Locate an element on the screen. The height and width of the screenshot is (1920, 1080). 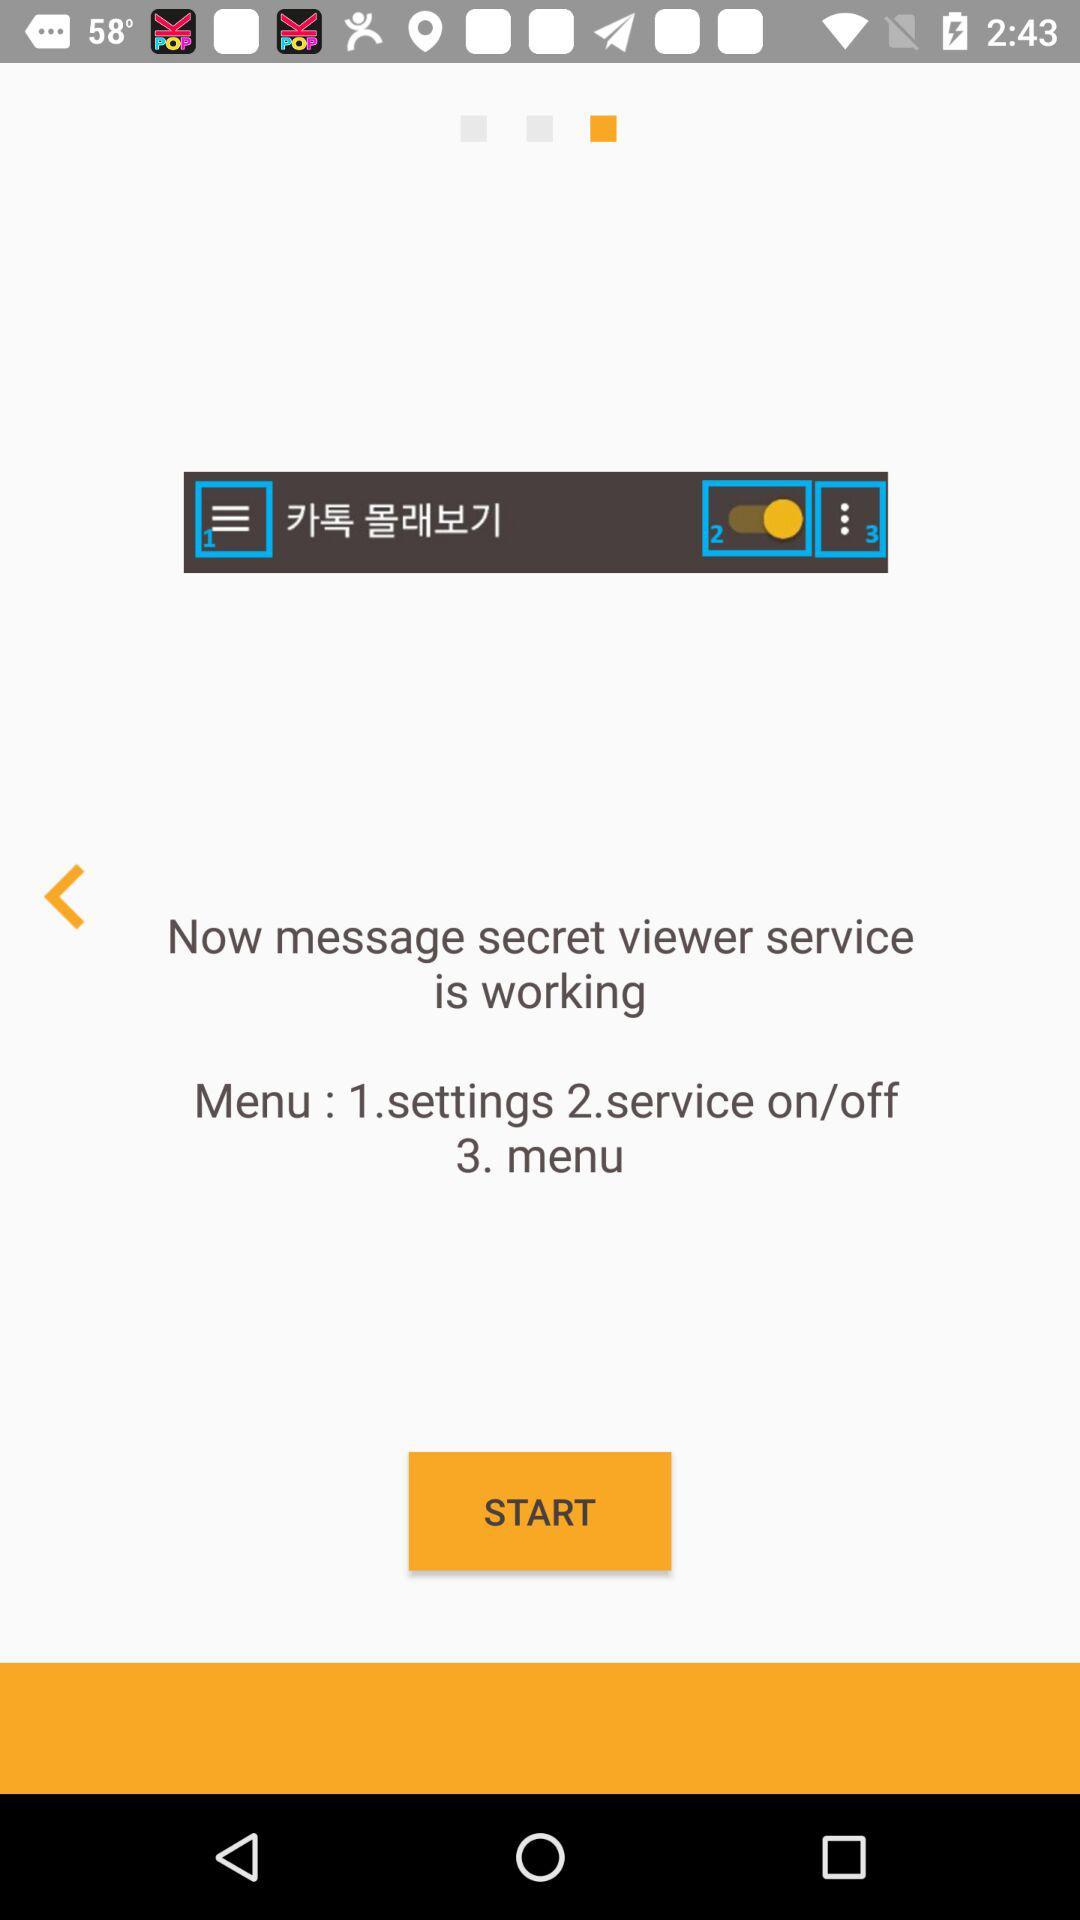
the arrow_backward icon is located at coordinates (64, 895).